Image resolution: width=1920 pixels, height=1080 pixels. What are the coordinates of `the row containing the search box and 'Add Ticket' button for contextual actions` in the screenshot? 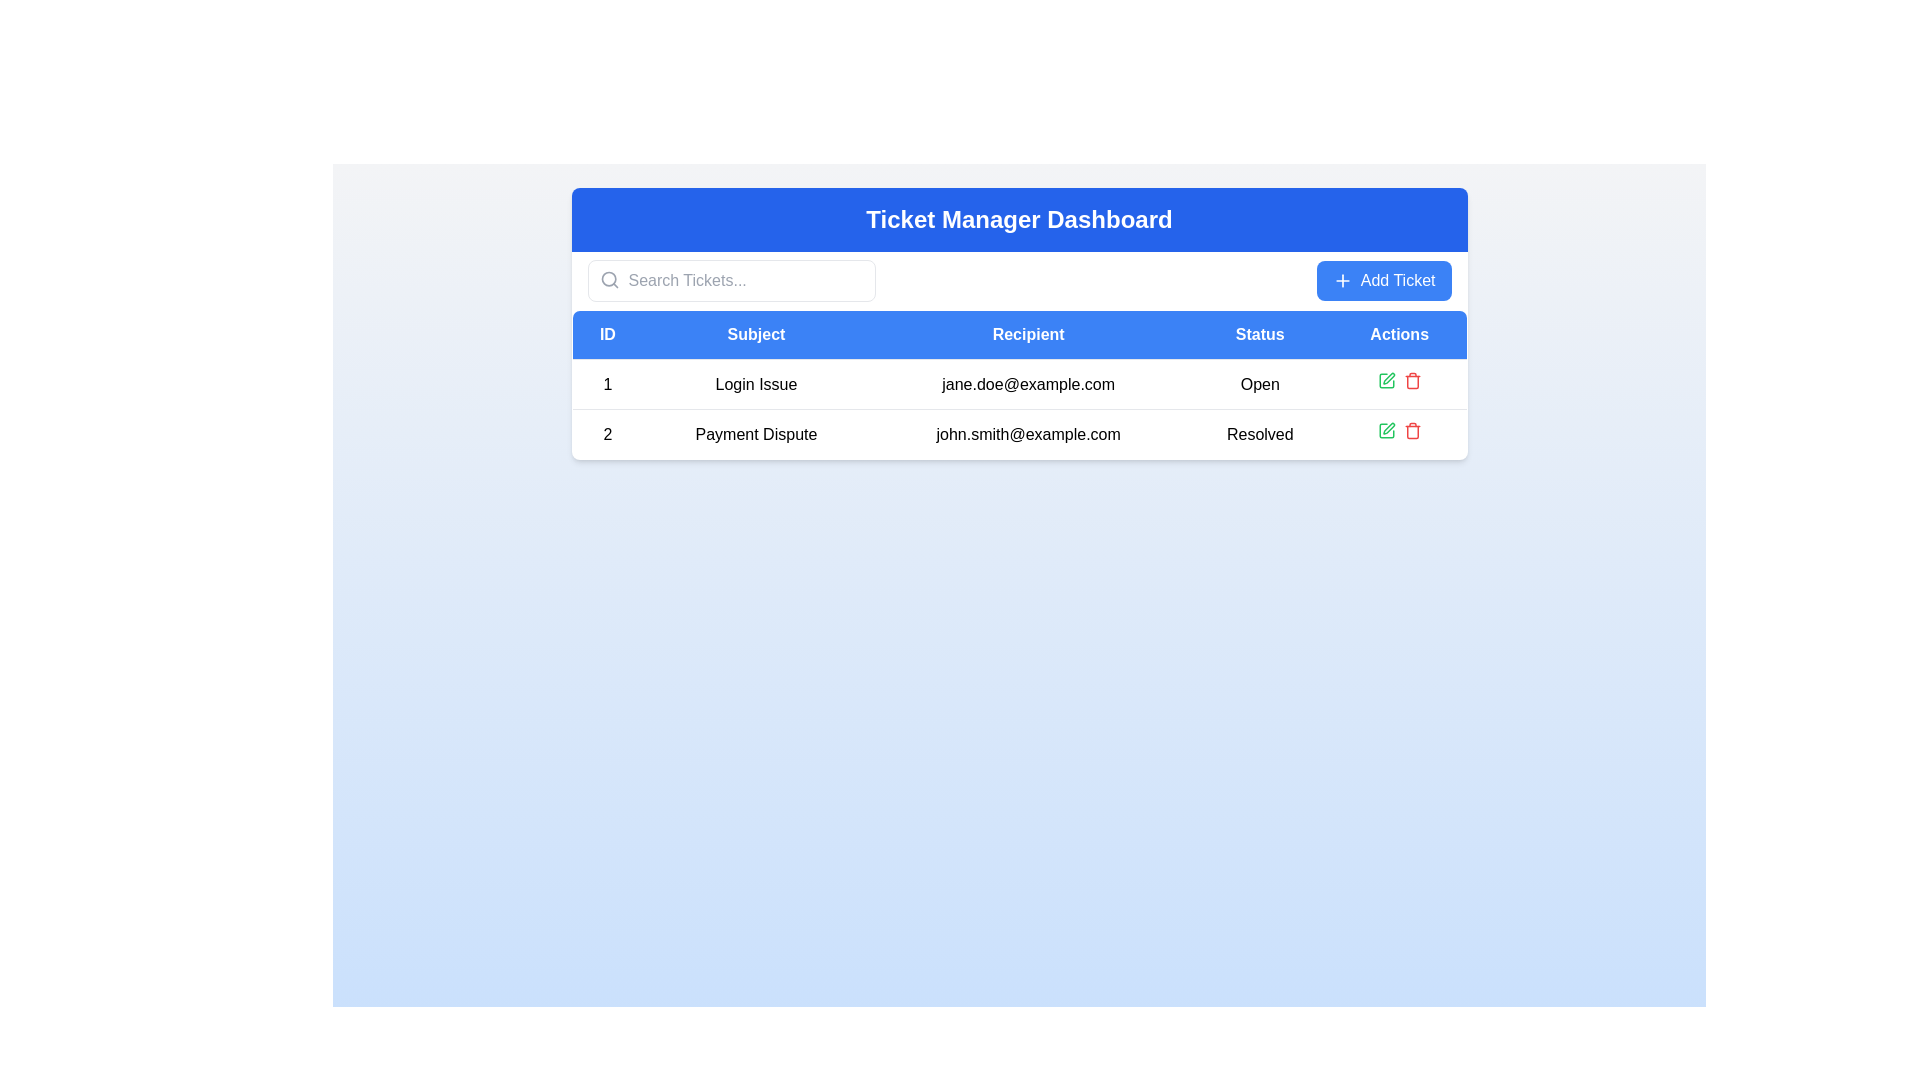 It's located at (1019, 281).